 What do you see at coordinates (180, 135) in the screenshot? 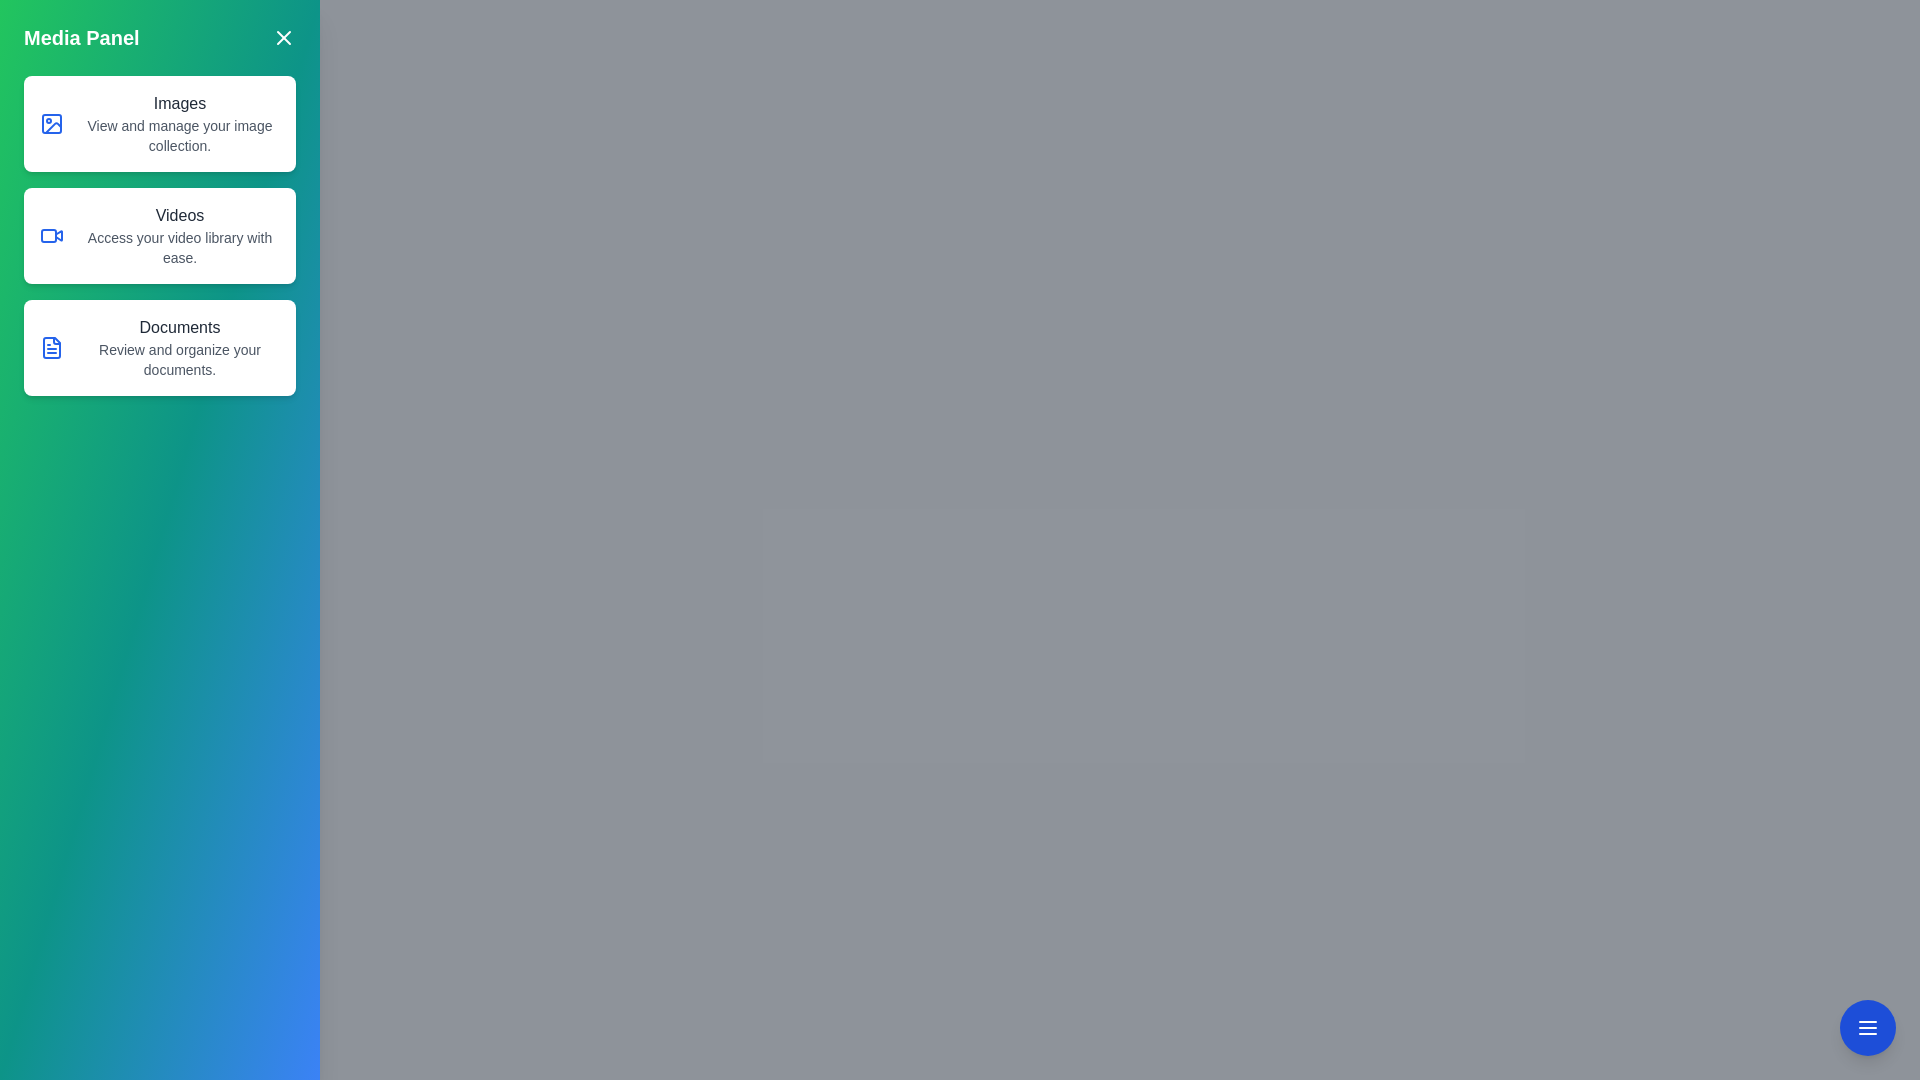
I see `the Static Text element that describes the 'Images' section, which is located directly below the 'Images' title in the left sidebar` at bounding box center [180, 135].